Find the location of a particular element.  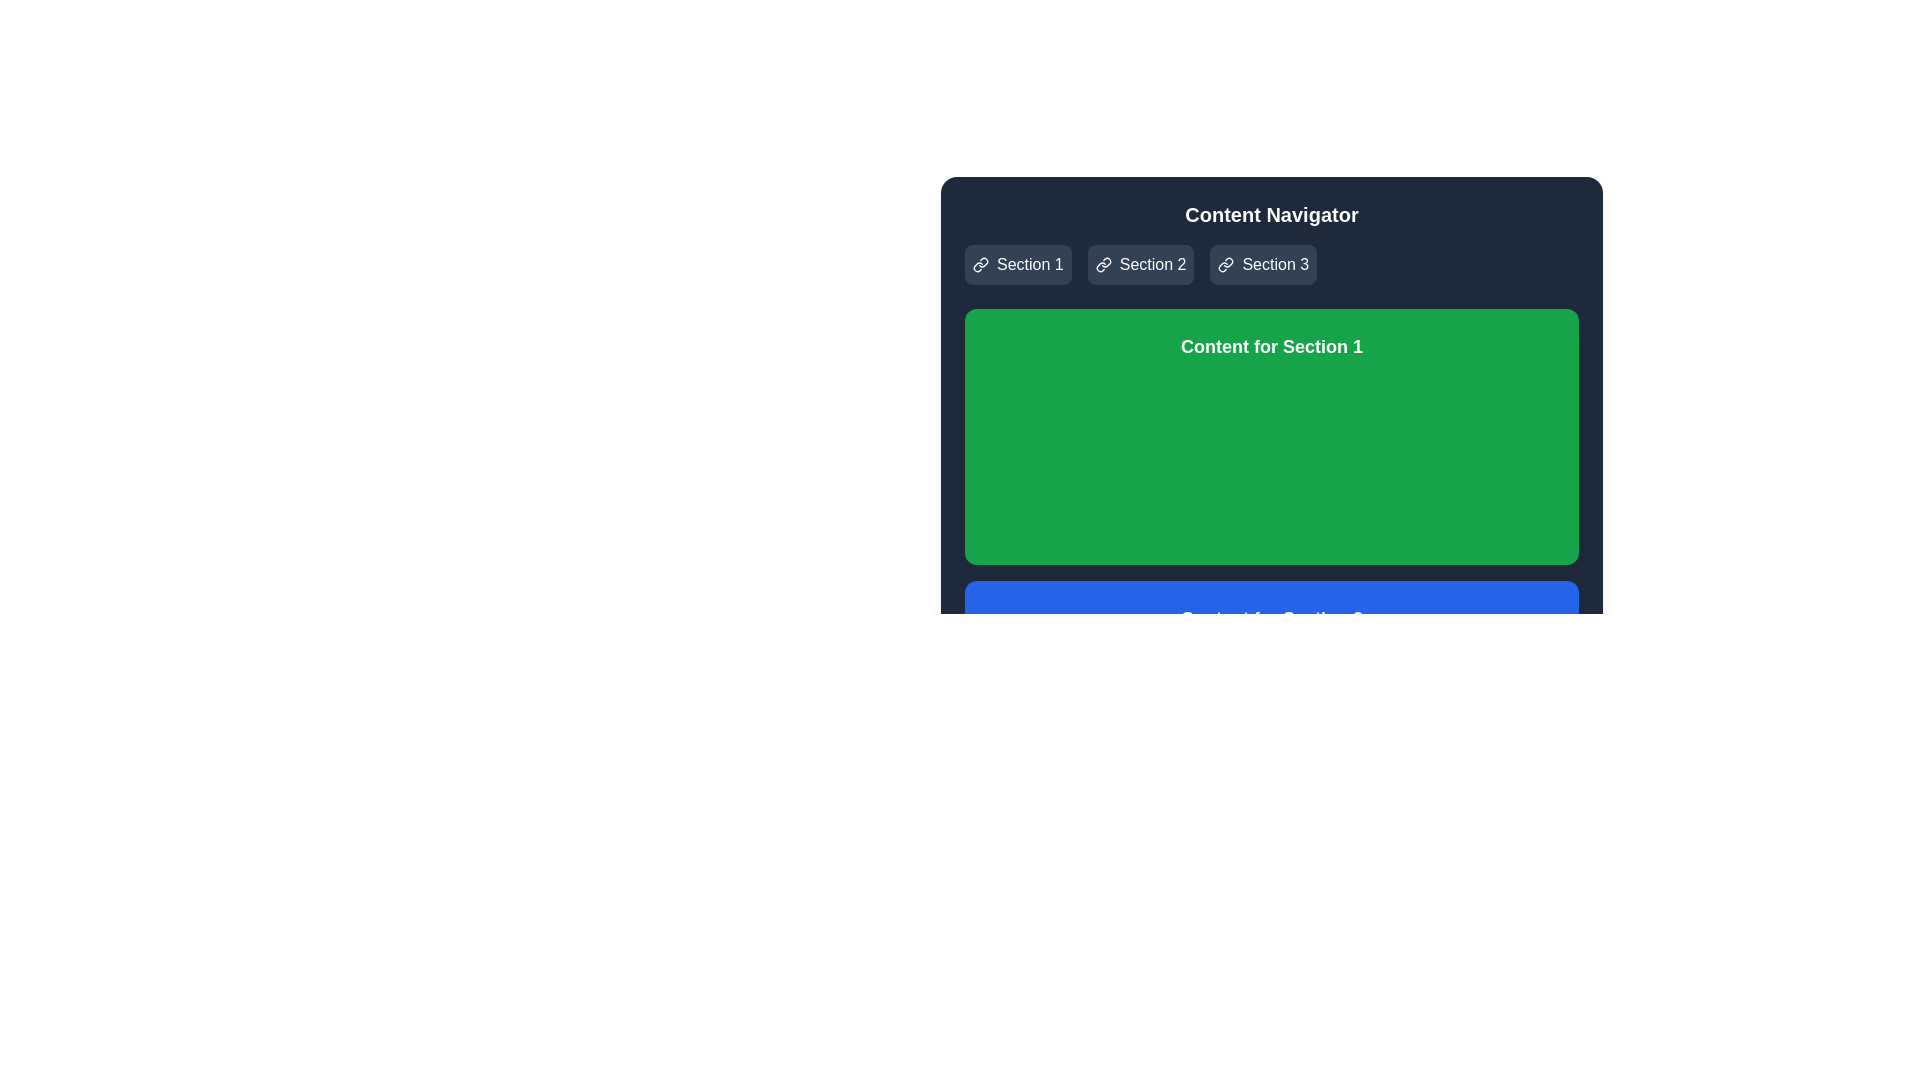

the first half of the chain-link icon located in the top-left quadrant of the interface, which is part of the 'Section 1' button's icon is located at coordinates (983, 261).